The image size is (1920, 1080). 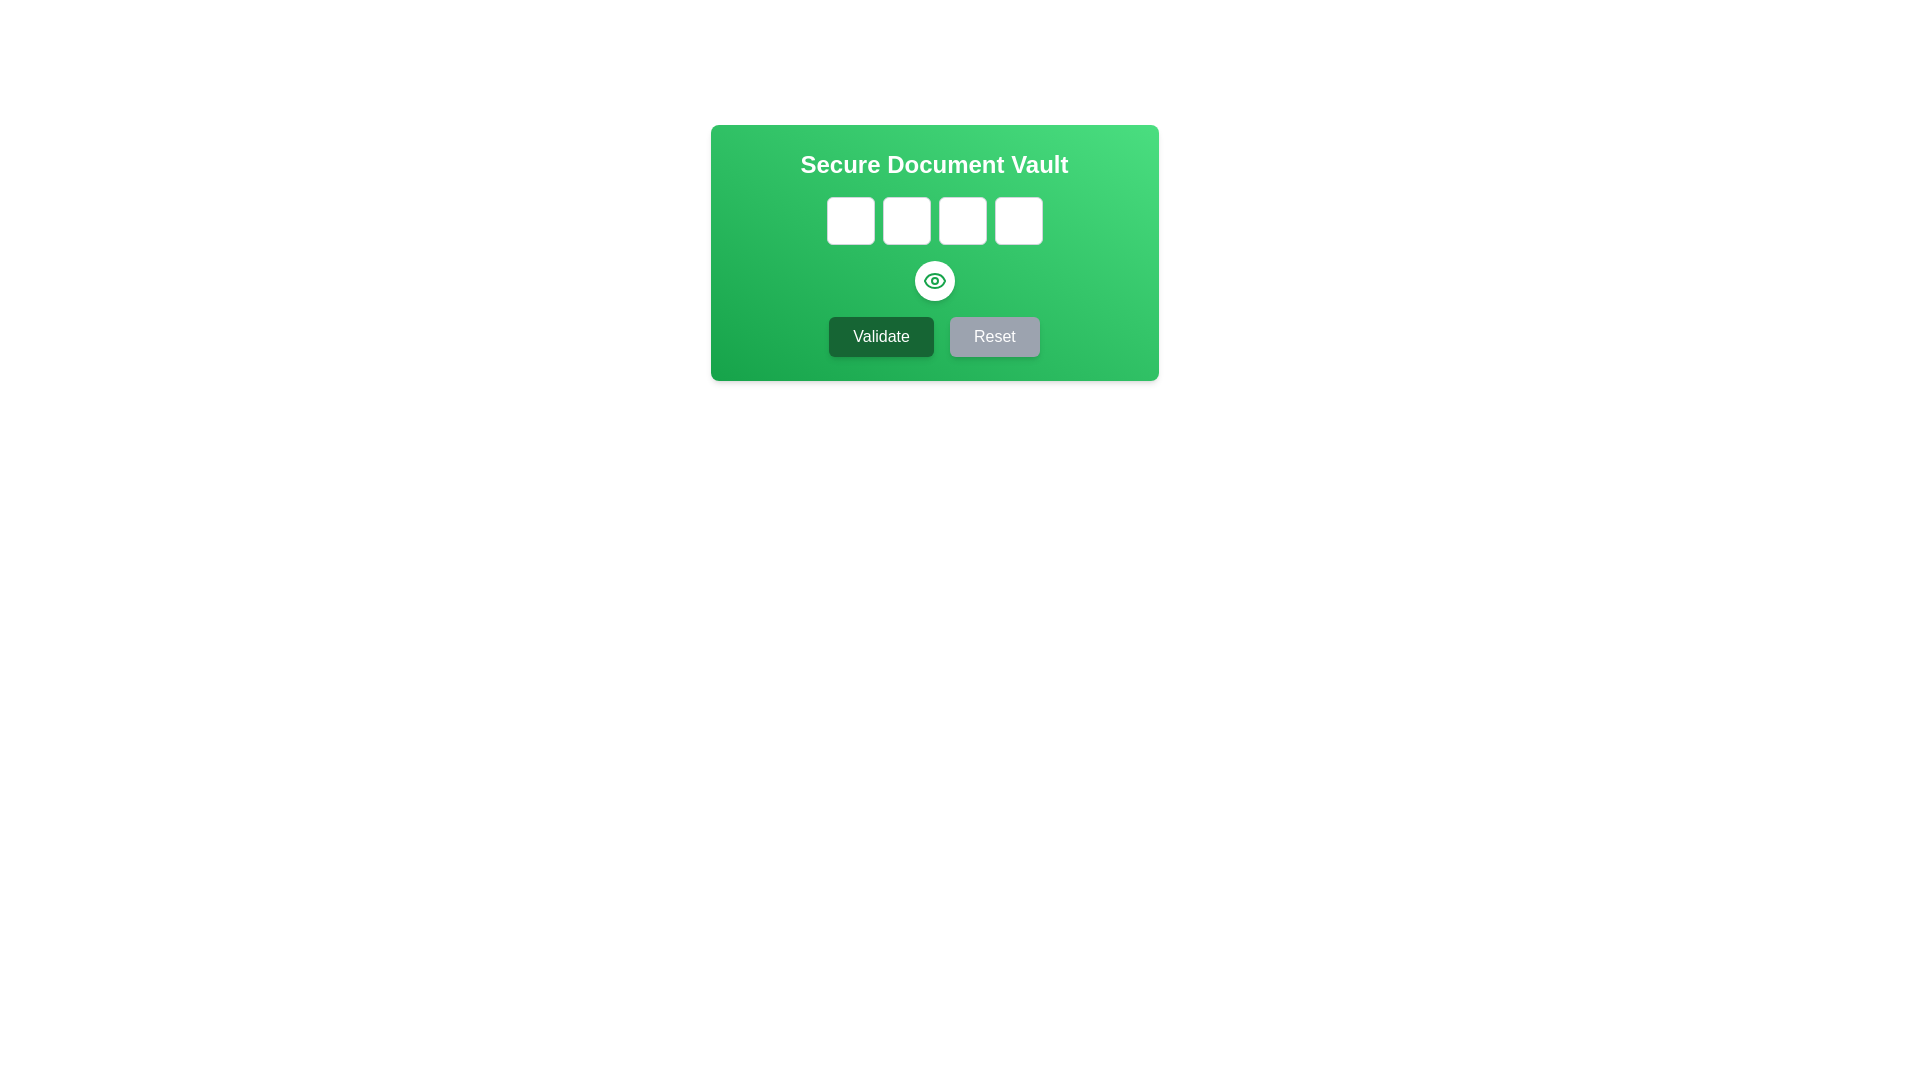 What do you see at coordinates (933, 281) in the screenshot?
I see `the circular visibility control button with a white background and green border, located between the 'Validate' and 'Reset' buttons` at bounding box center [933, 281].